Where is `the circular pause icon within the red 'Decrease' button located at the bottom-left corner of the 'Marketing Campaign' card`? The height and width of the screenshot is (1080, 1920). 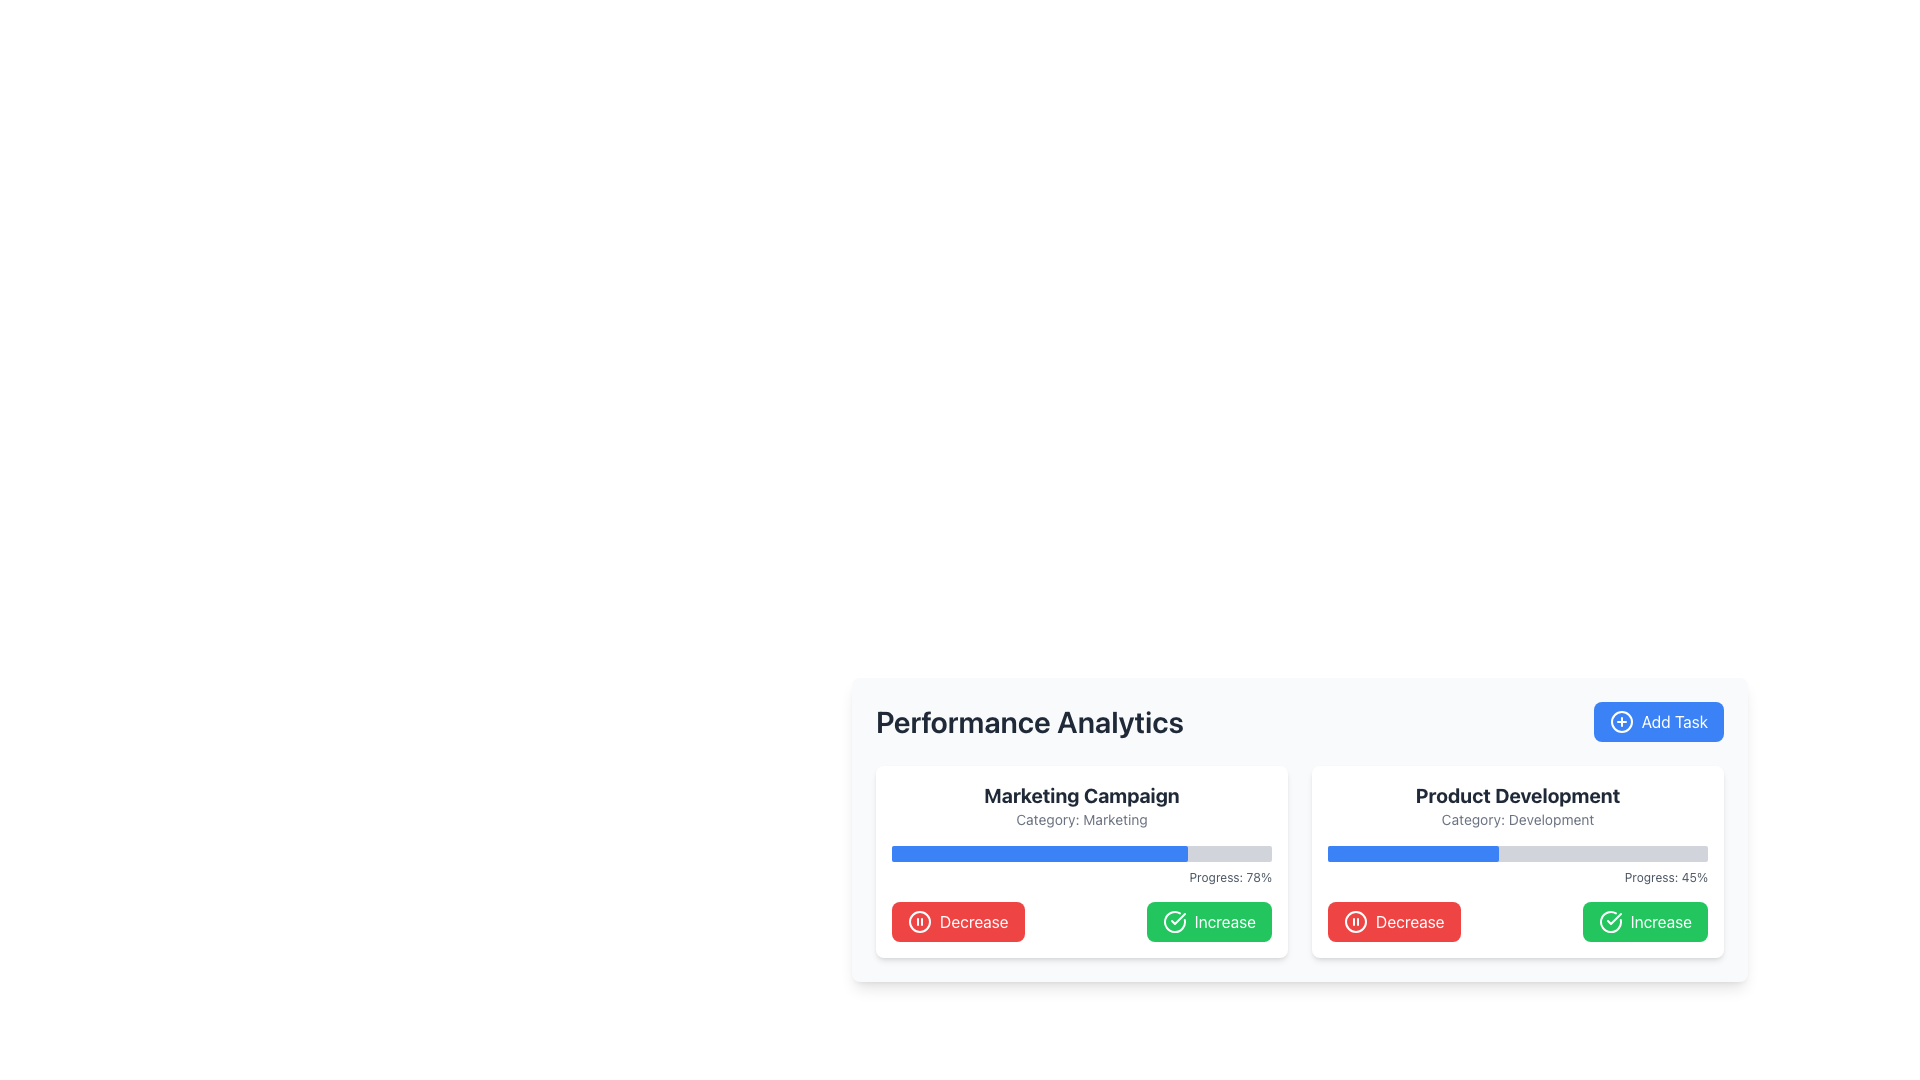
the circular pause icon within the red 'Decrease' button located at the bottom-left corner of the 'Marketing Campaign' card is located at coordinates (919, 921).